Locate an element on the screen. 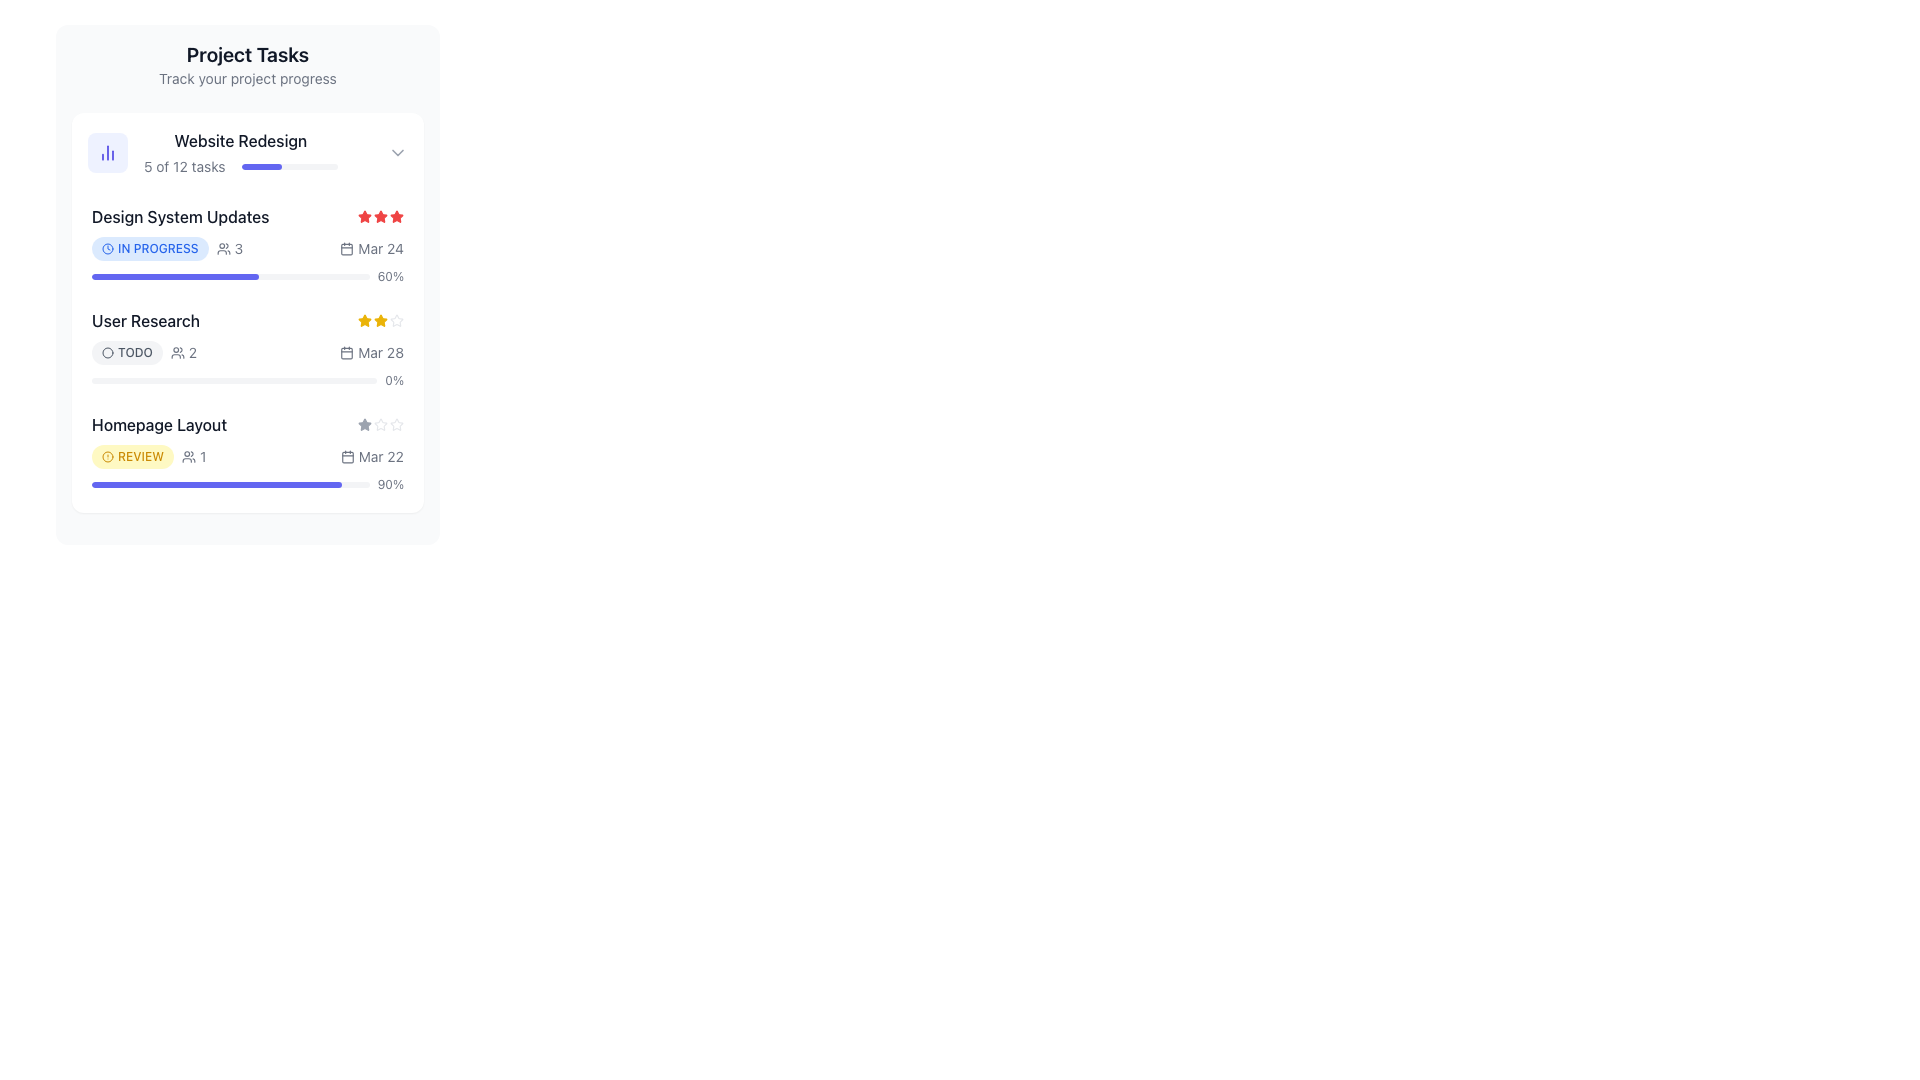  displayed text from the Status indicator in the 'Design System Updates' section, which shows the current task status and associated metadata is located at coordinates (167, 248).